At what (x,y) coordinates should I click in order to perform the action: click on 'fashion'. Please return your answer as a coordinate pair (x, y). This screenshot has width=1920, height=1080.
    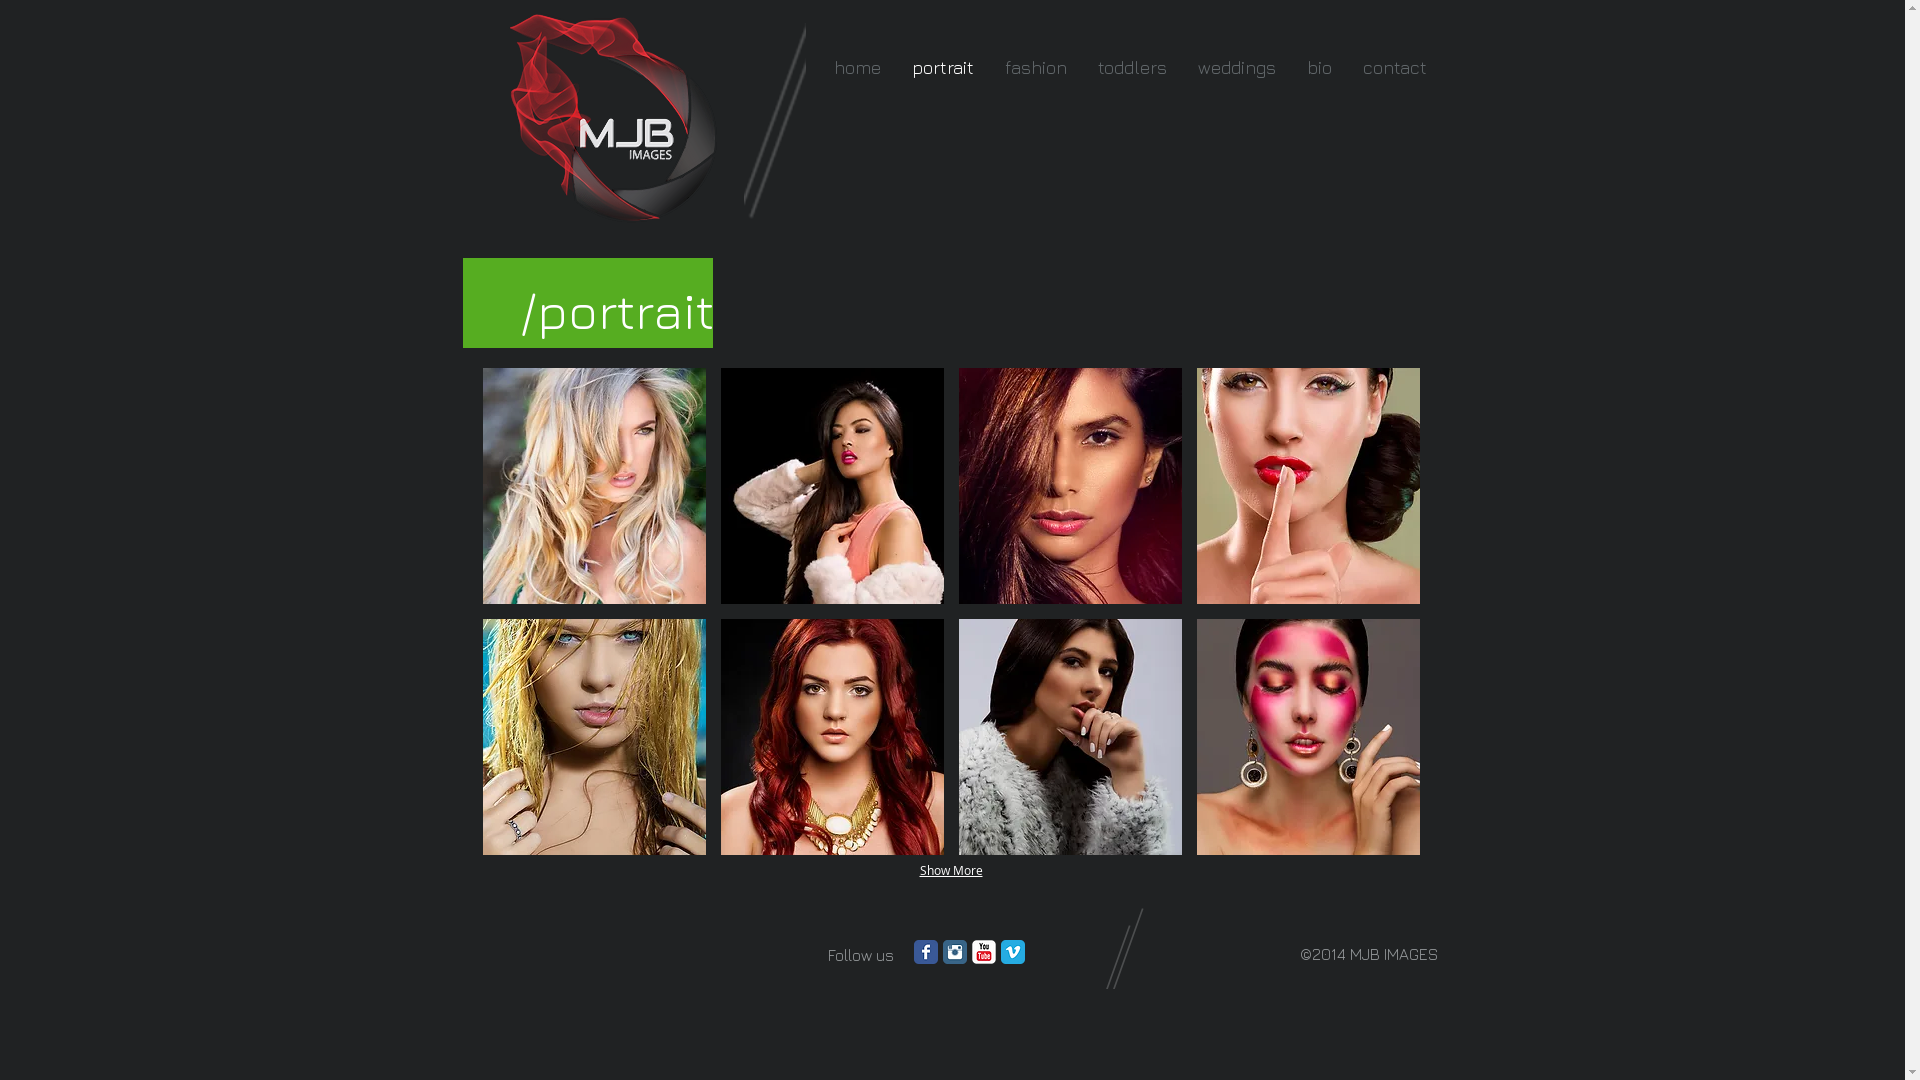
    Looking at the image, I should click on (1034, 66).